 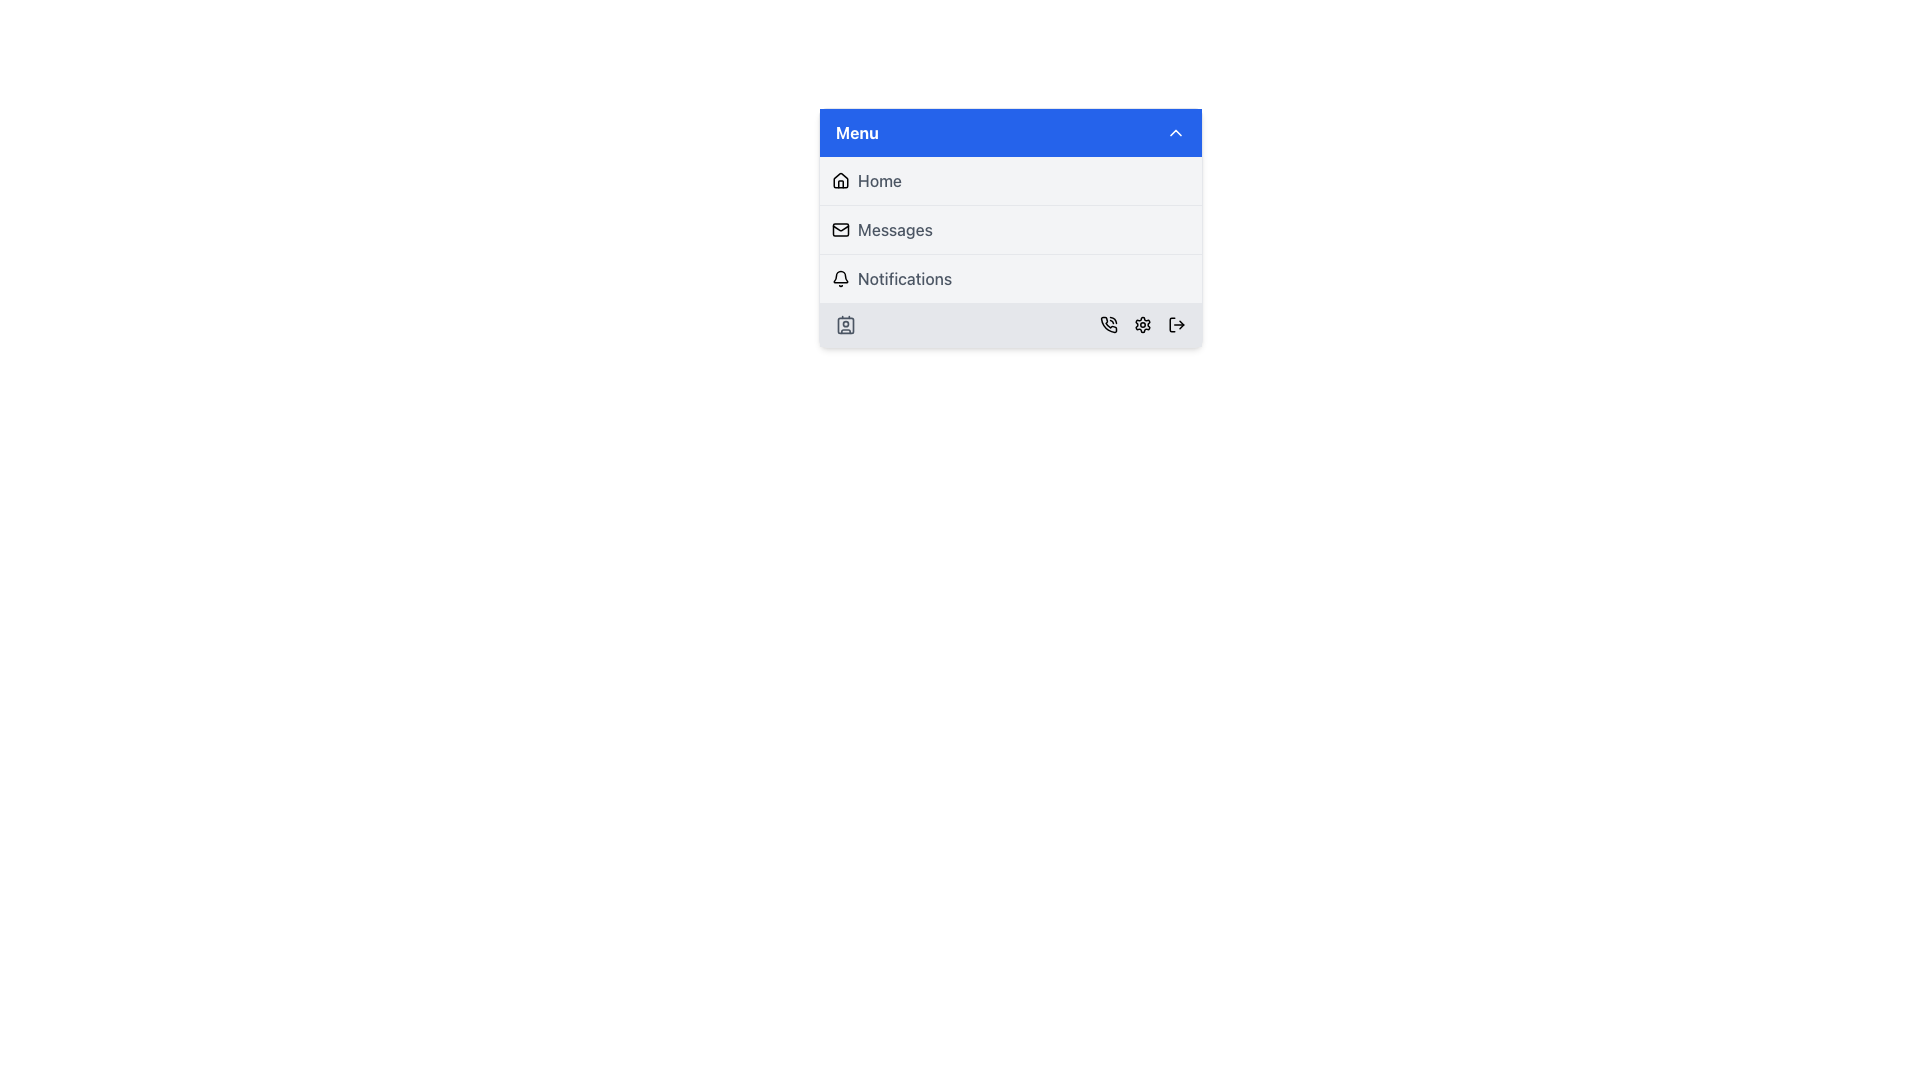 What do you see at coordinates (840, 229) in the screenshot?
I see `the 'Messages' icon located on the left side of the 'Messages' row in the vertical menu` at bounding box center [840, 229].